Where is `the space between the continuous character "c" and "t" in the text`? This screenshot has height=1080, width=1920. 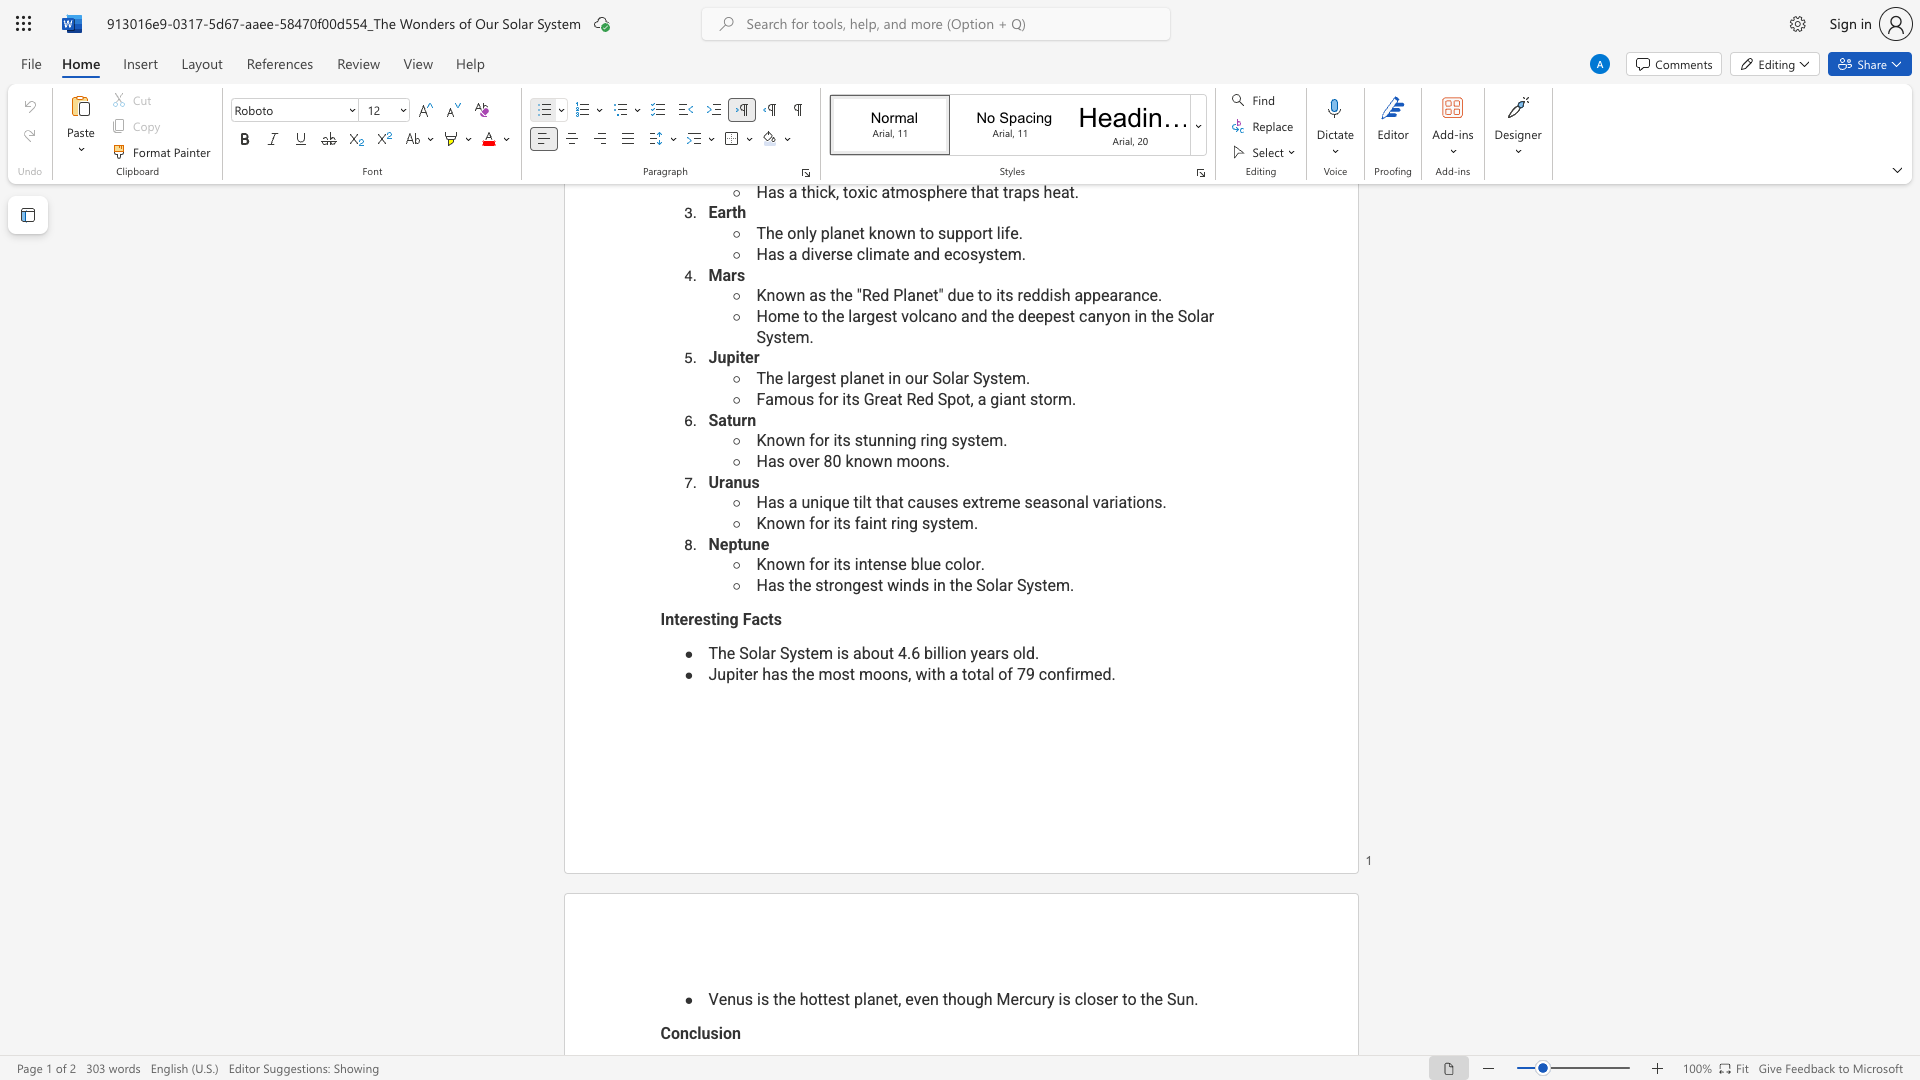 the space between the continuous character "c" and "t" in the text is located at coordinates (766, 618).